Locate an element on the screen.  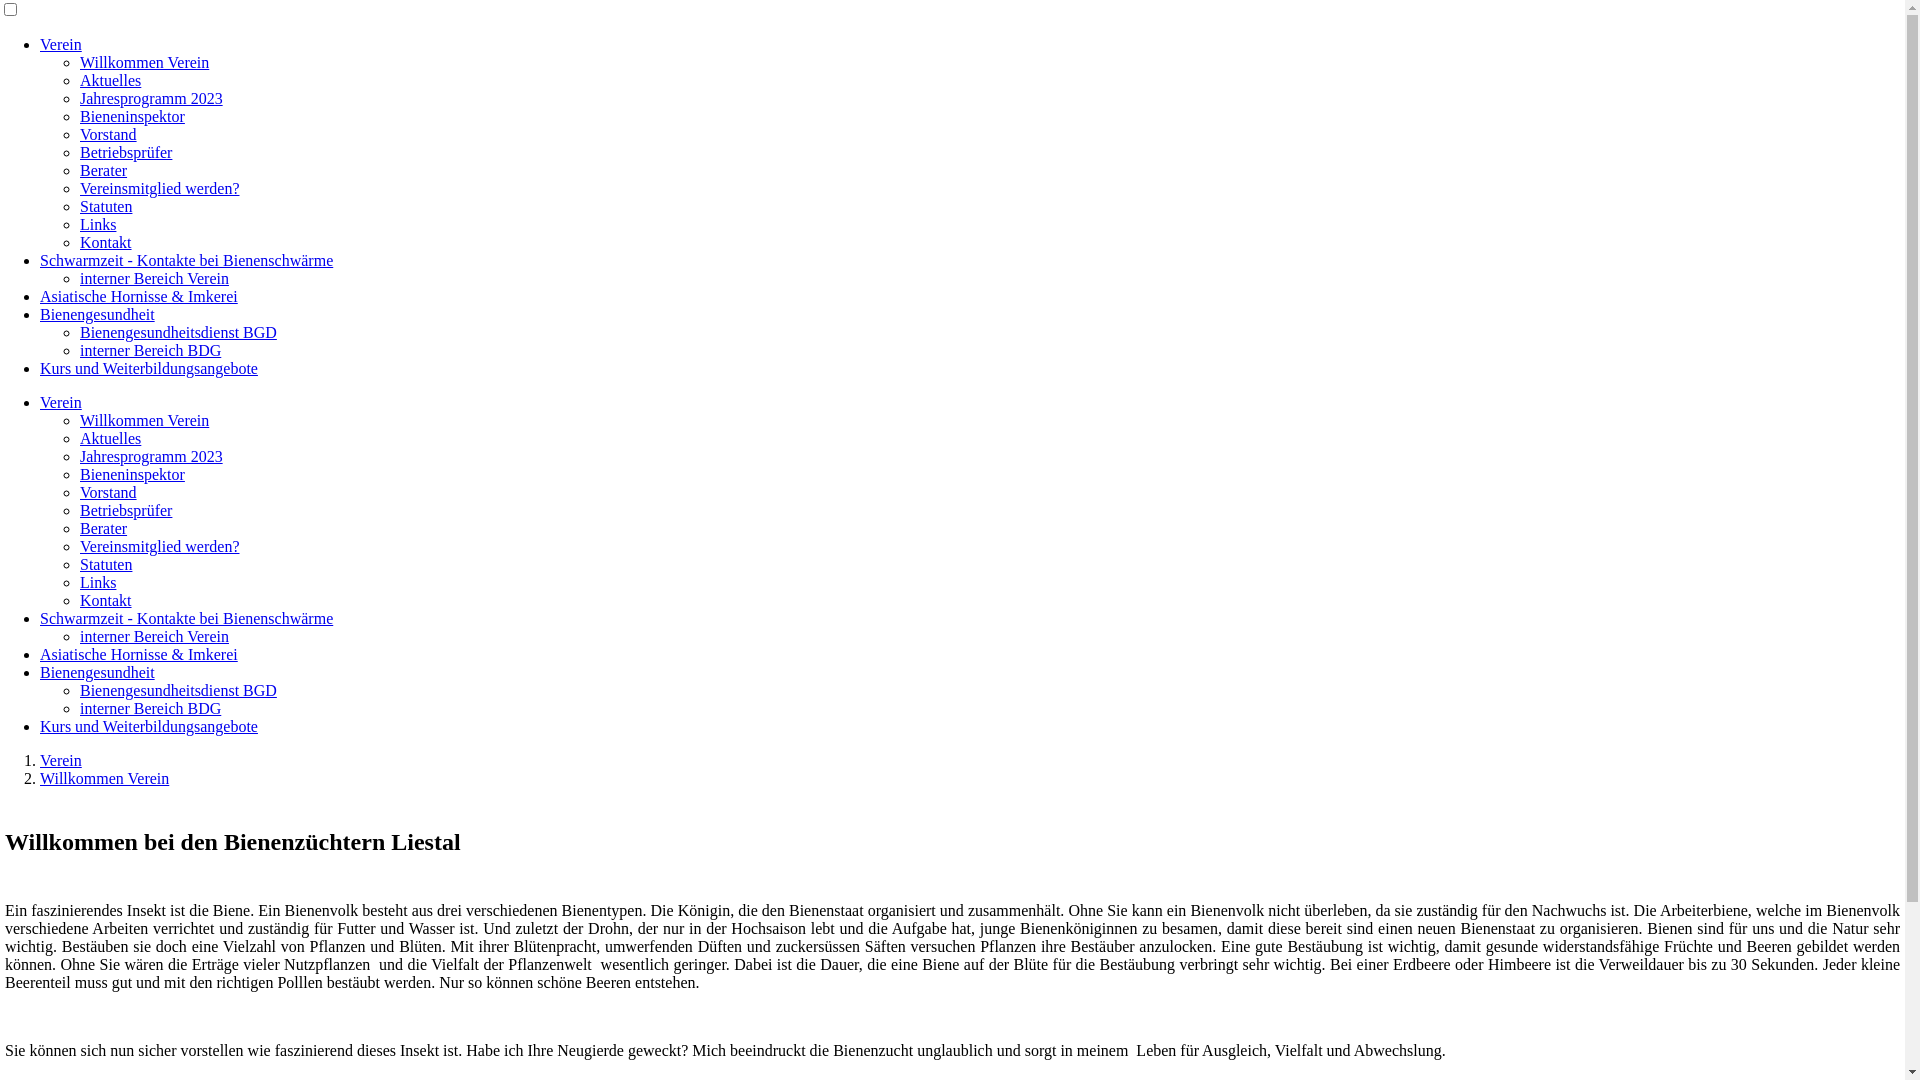
'Aktuelles' is located at coordinates (109, 79).